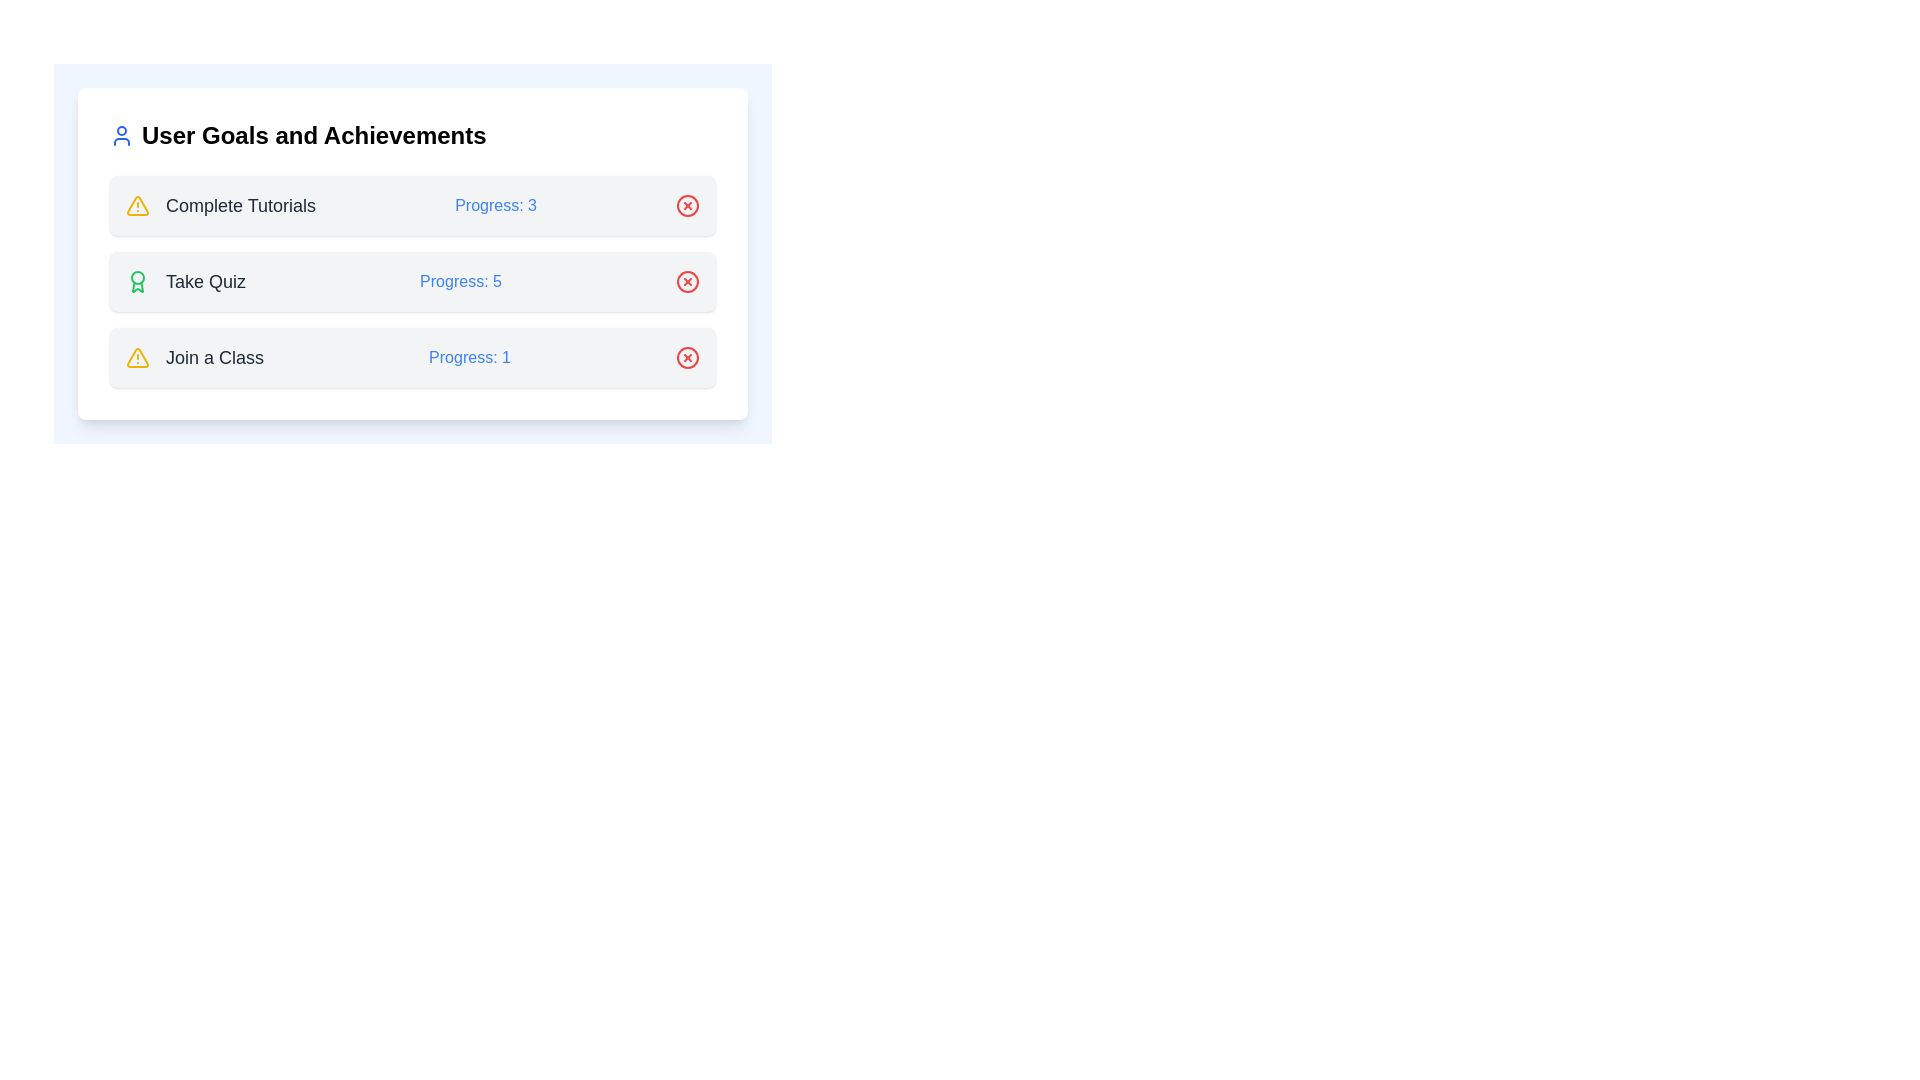 The height and width of the screenshot is (1080, 1920). I want to click on the SVG circle element representing the cancel or close functionality located to the right of the 'Complete Tutorials' row in the 'User Goals and Achievements' section, so click(687, 205).